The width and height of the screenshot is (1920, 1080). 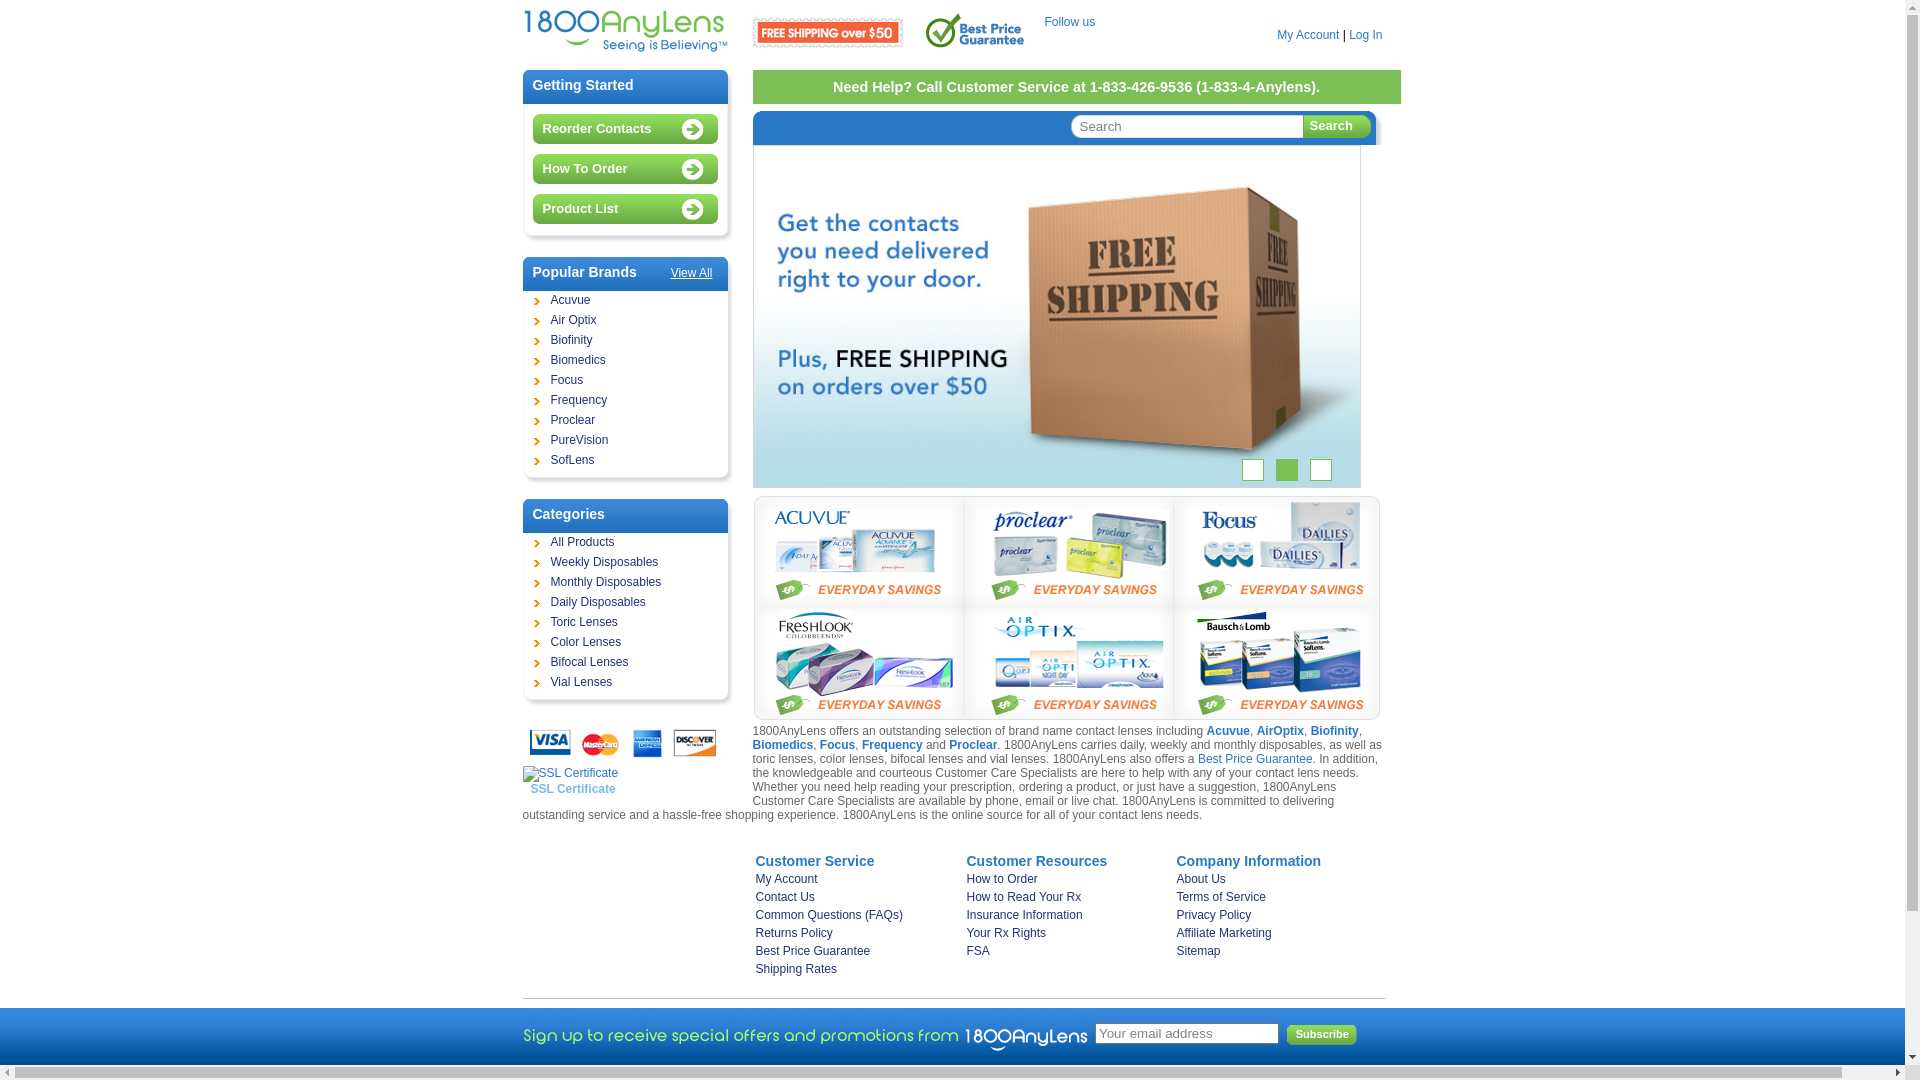 I want to click on 'Weekly Disposables', so click(x=624, y=563).